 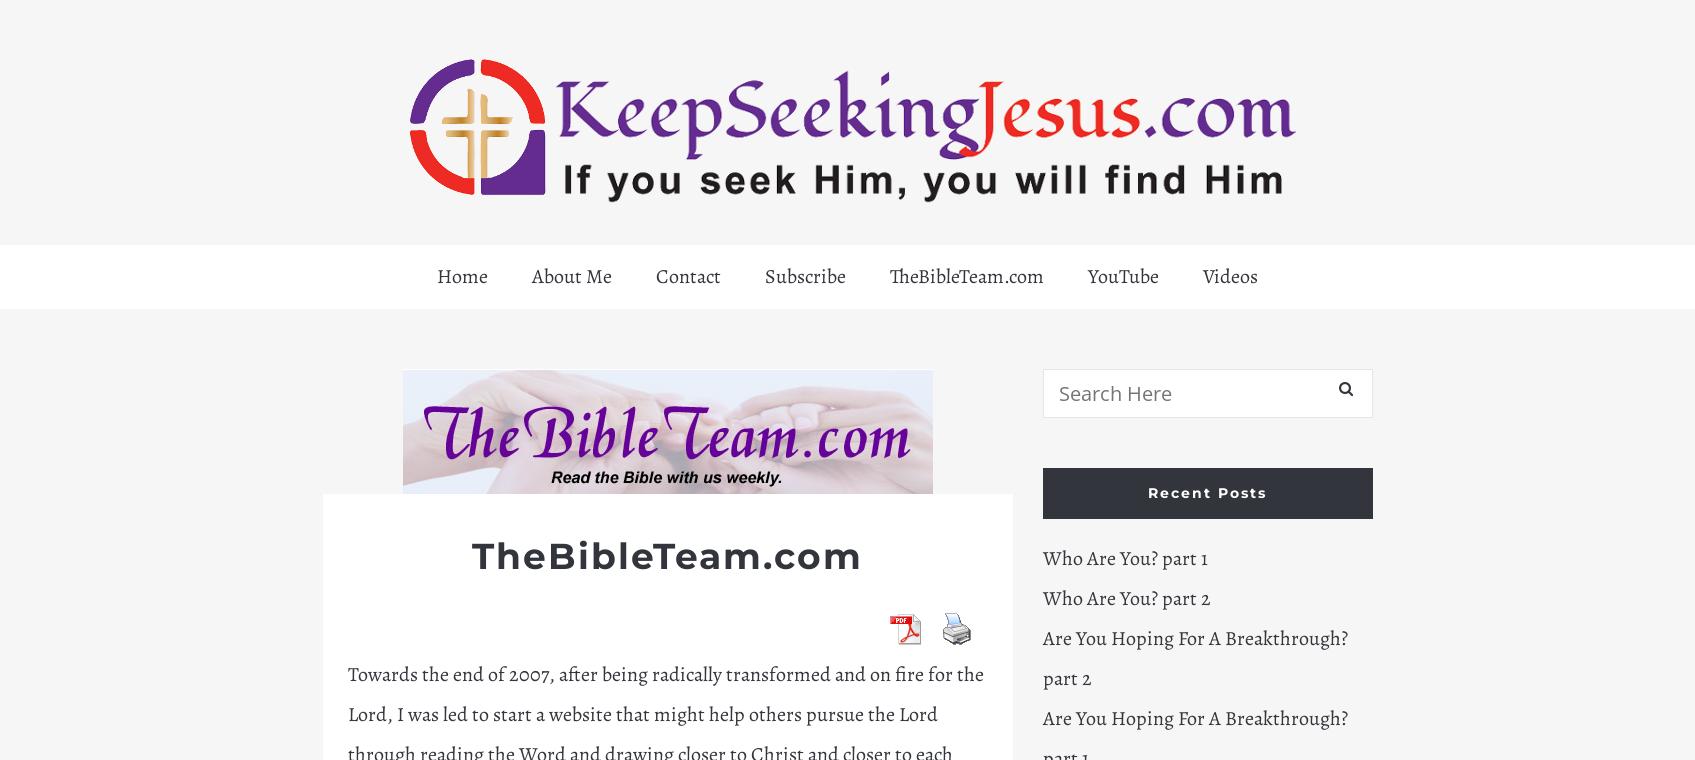 What do you see at coordinates (1230, 275) in the screenshot?
I see `'Videos'` at bounding box center [1230, 275].